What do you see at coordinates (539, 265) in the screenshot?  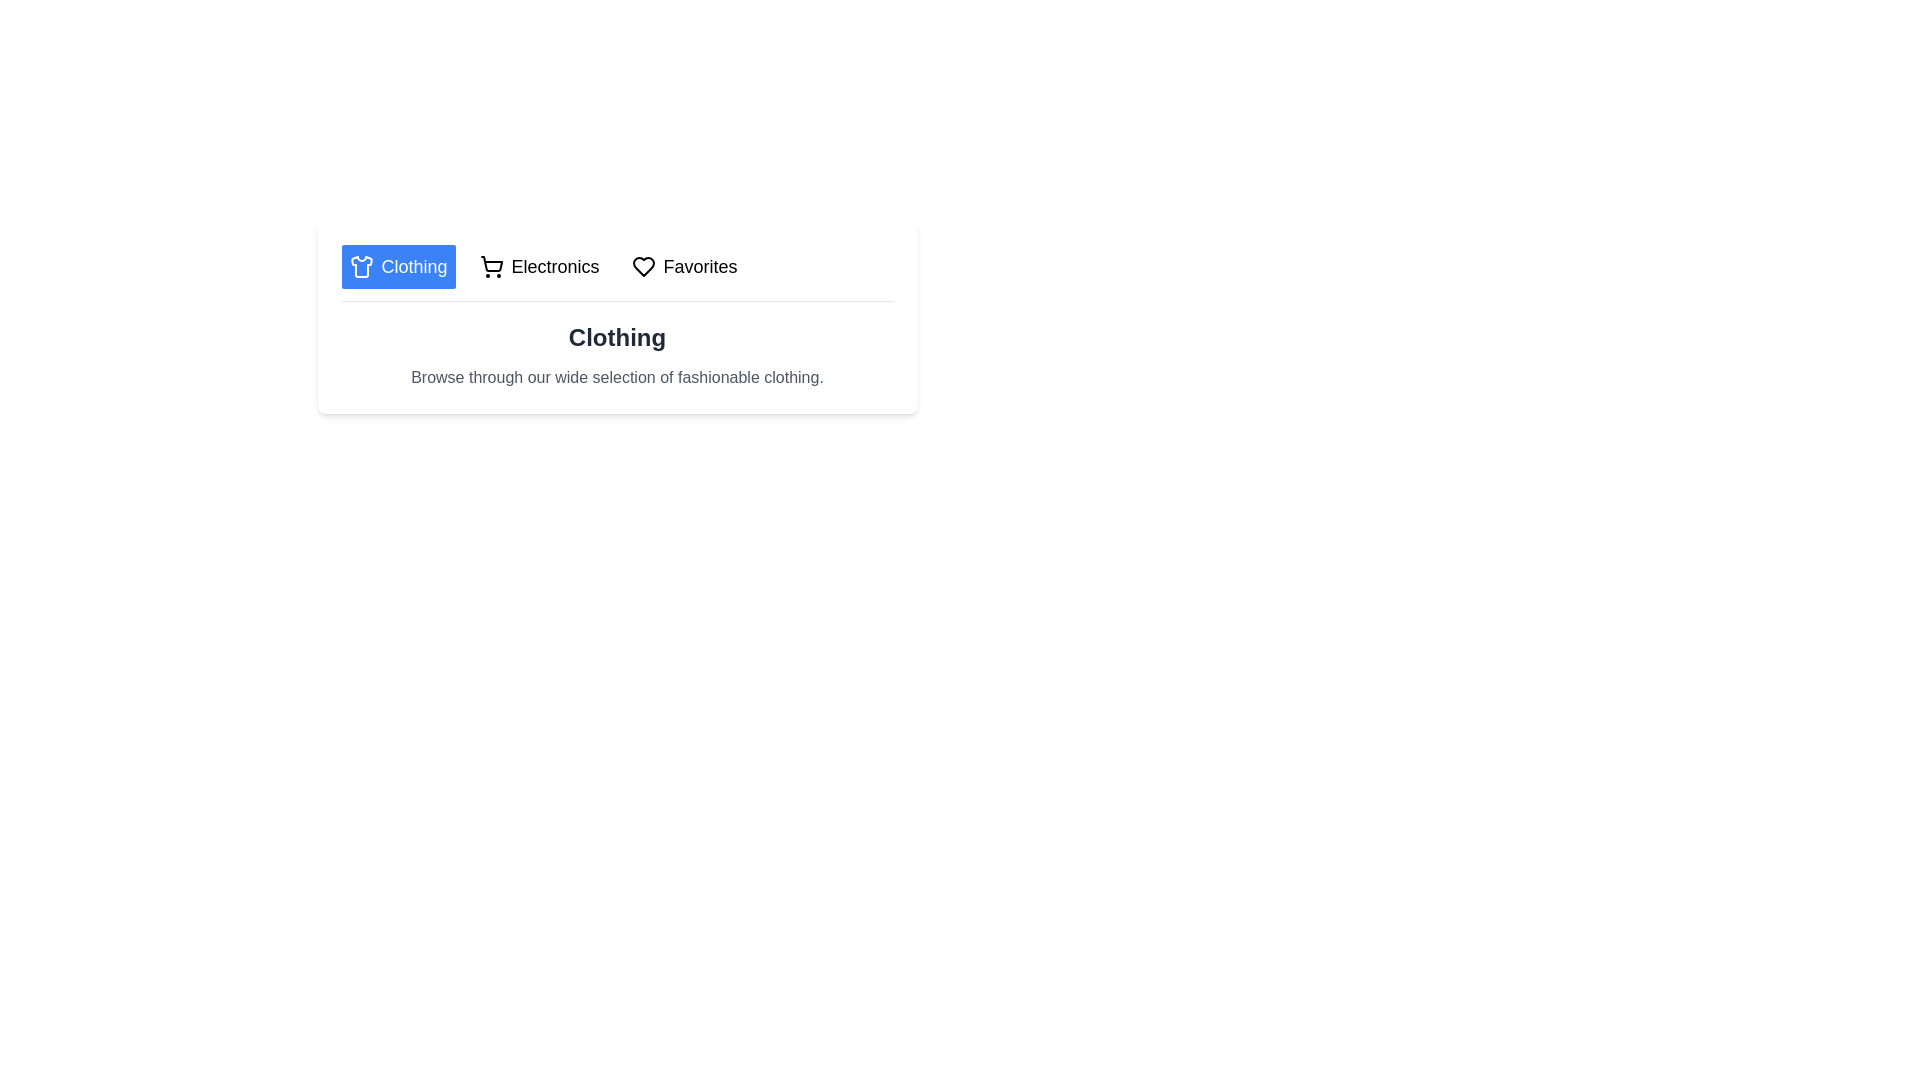 I see `the Electronics tab to switch to the corresponding category` at bounding box center [539, 265].